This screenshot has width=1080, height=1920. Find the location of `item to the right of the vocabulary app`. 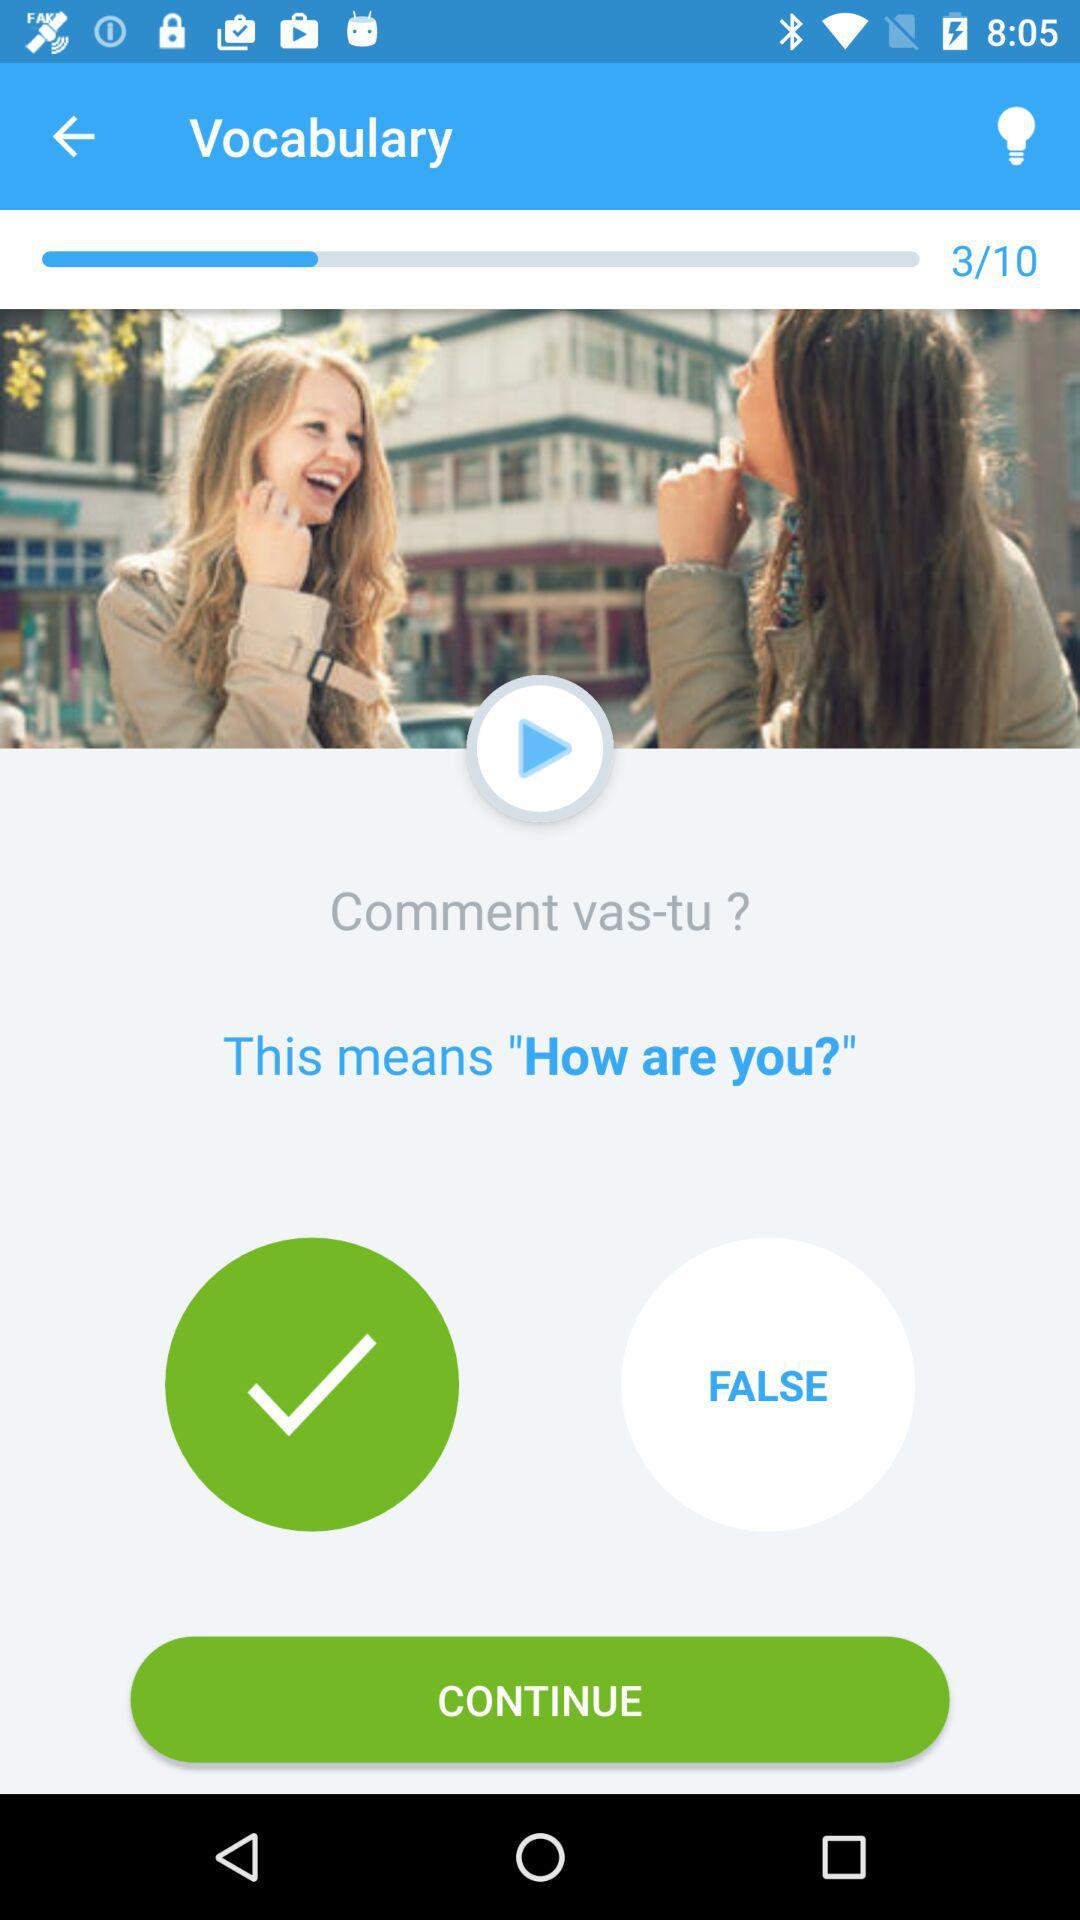

item to the right of the vocabulary app is located at coordinates (1017, 135).